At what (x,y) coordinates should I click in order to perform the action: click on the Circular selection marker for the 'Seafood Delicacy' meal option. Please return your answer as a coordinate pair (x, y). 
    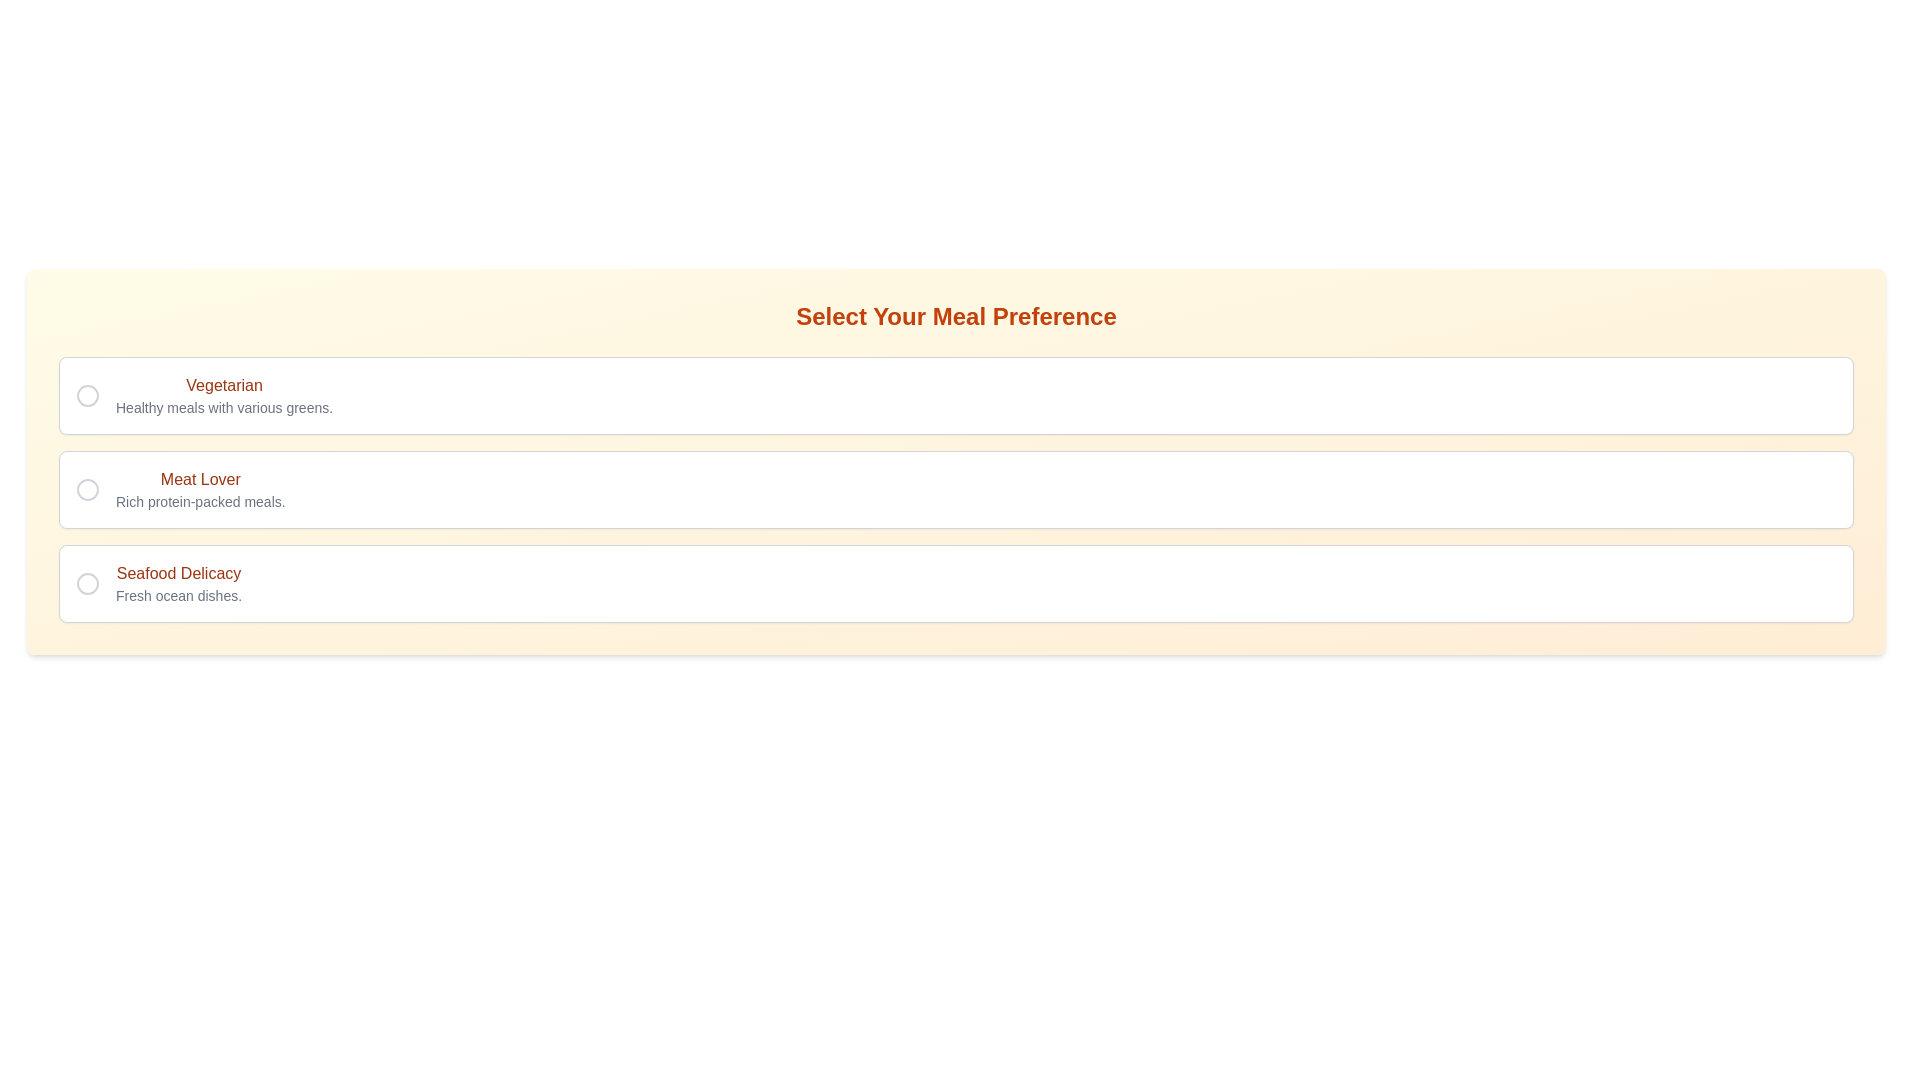
    Looking at the image, I should click on (86, 583).